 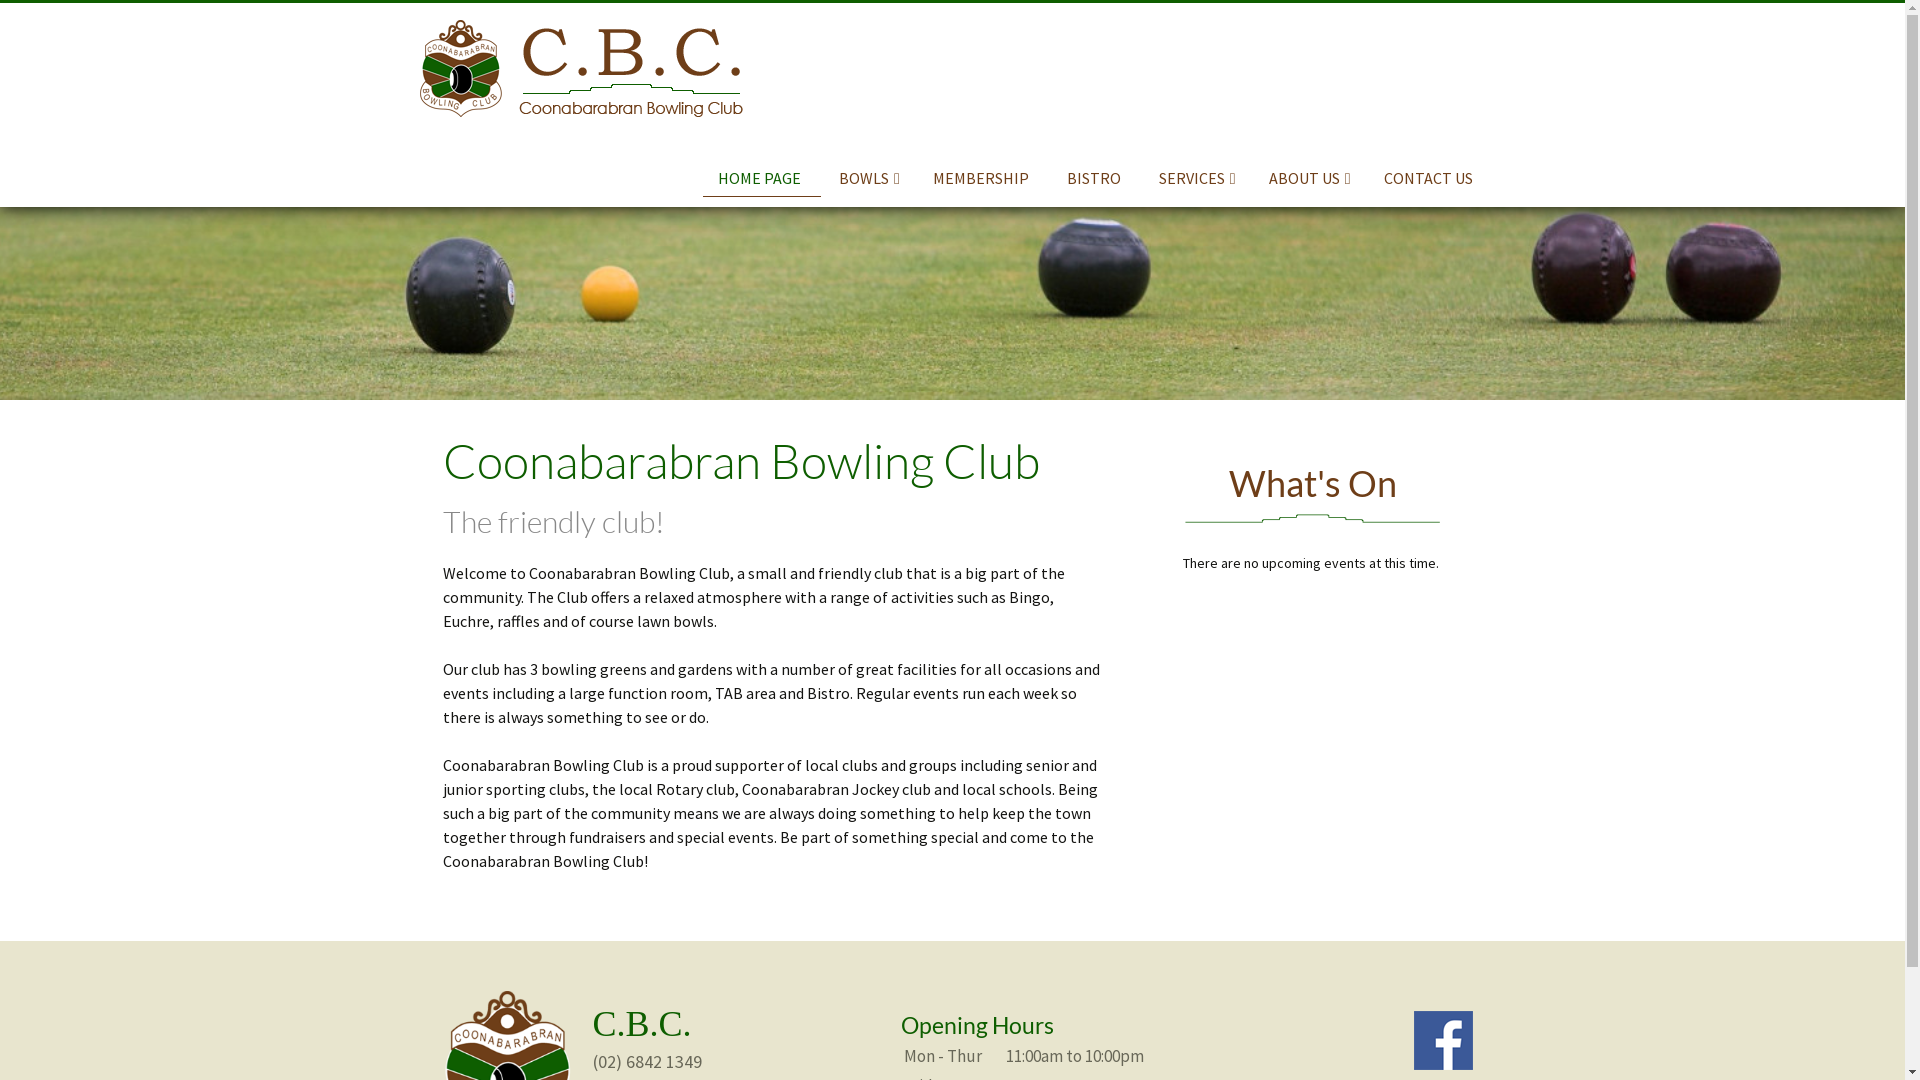 What do you see at coordinates (1289, 213) in the screenshot?
I see `'HISTORY'` at bounding box center [1289, 213].